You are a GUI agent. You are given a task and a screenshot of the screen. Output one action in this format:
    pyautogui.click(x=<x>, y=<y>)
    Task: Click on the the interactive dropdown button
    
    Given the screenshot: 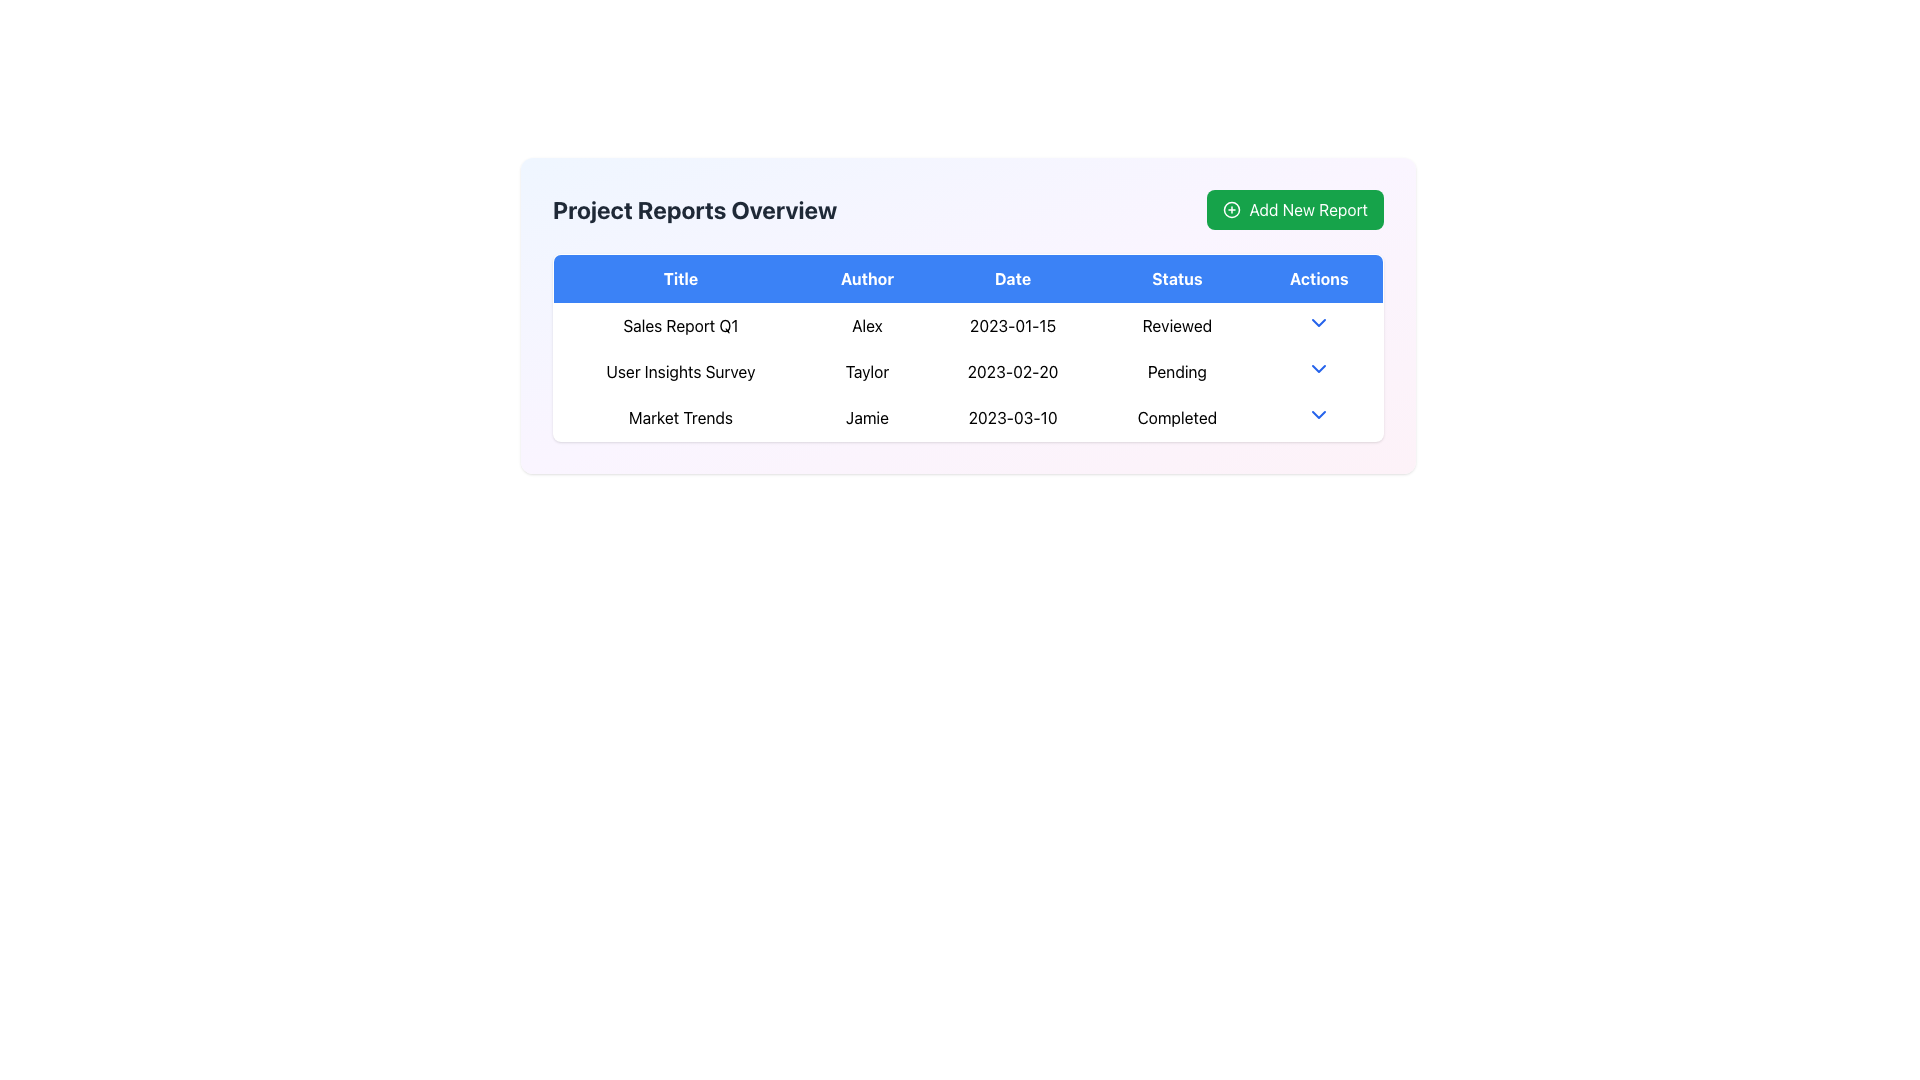 What is the action you would take?
    pyautogui.click(x=1319, y=417)
    